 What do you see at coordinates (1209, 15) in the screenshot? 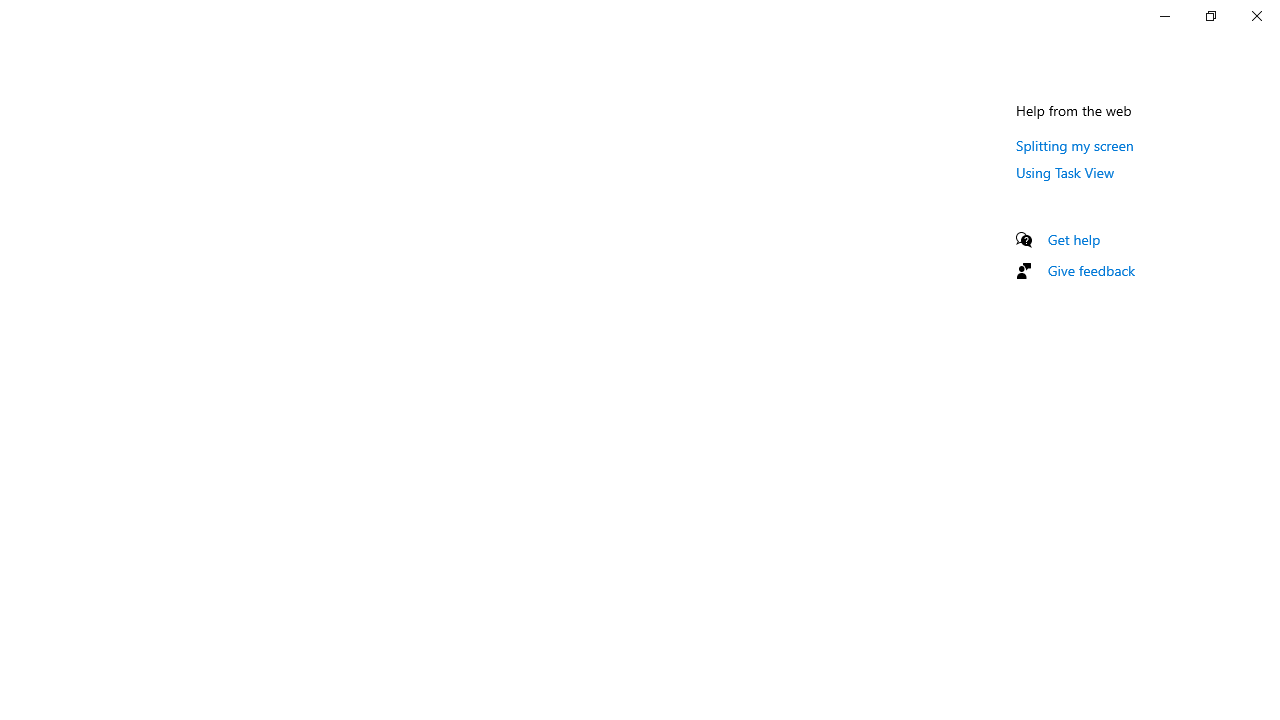
I see `'Restore Settings'` at bounding box center [1209, 15].